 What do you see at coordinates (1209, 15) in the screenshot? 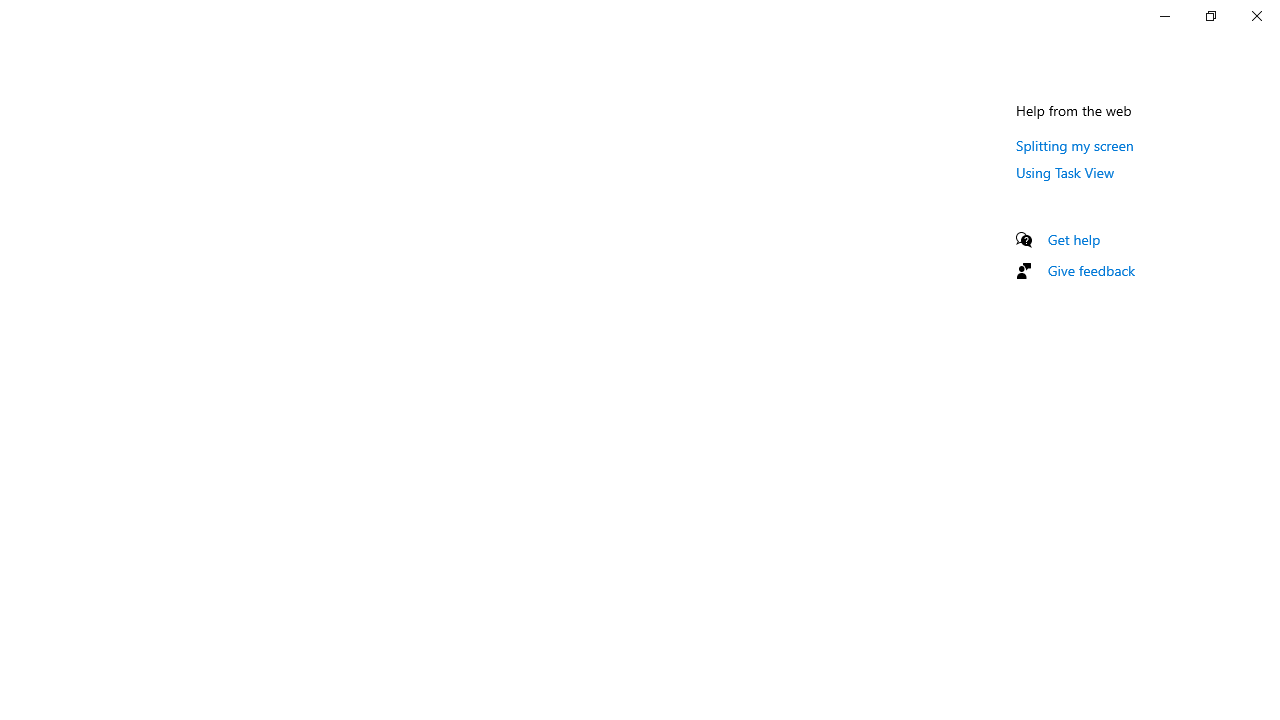
I see `'Restore Settings'` at bounding box center [1209, 15].